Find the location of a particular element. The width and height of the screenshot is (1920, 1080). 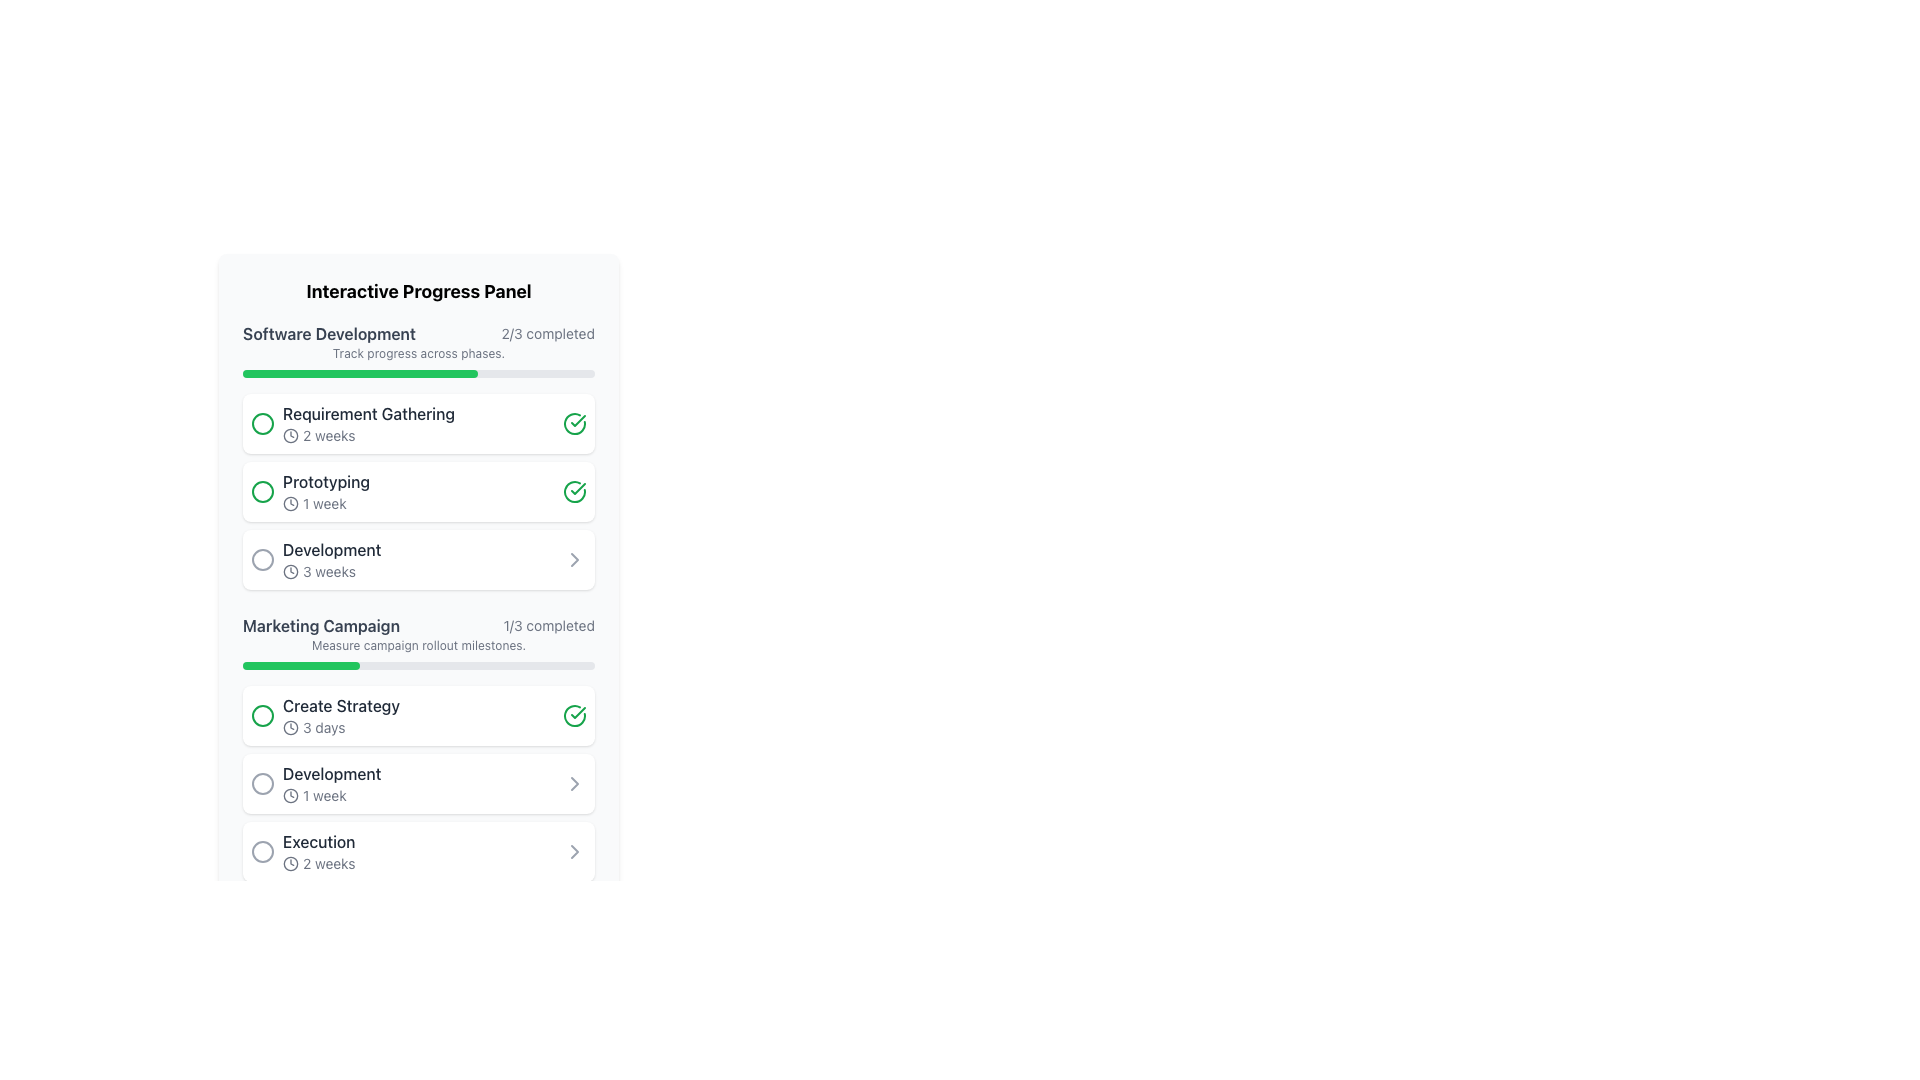

clock icon in the 'Development' list item, which is the third item in the 'Software Development' section, featuring the title 'Development' in bold and the text '3 weeks' below it is located at coordinates (332, 559).